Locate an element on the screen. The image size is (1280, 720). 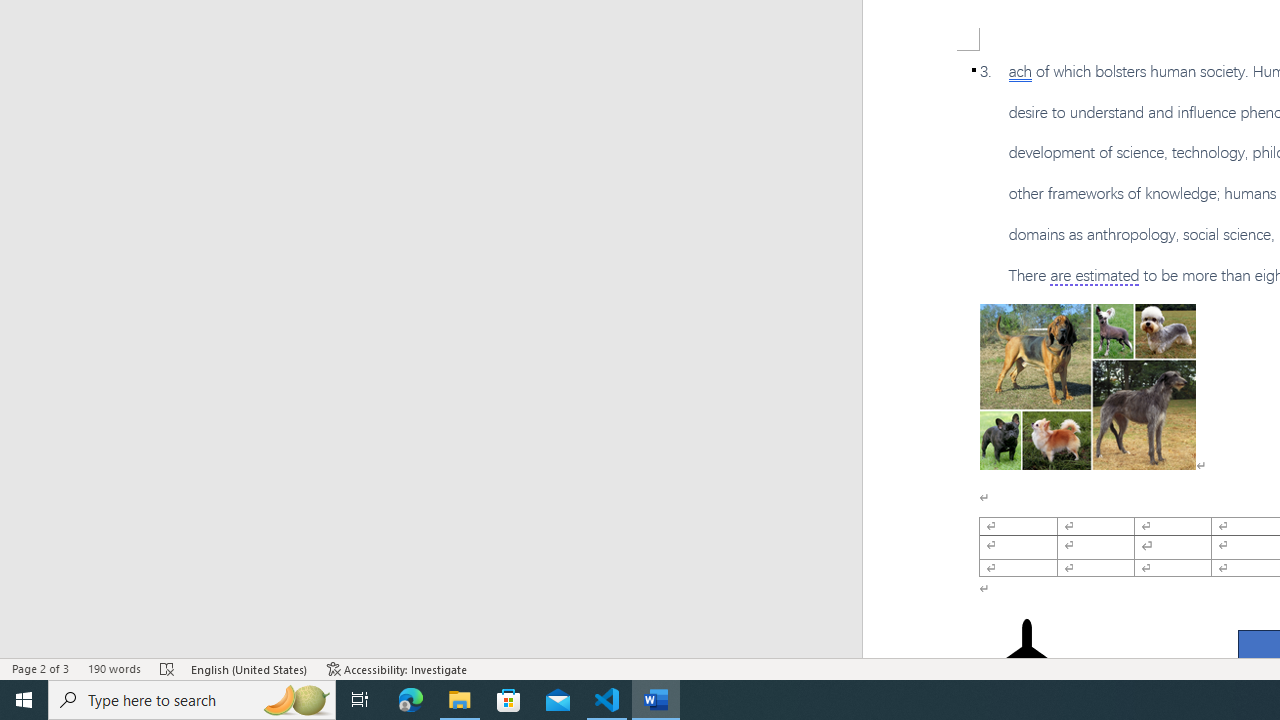
'Airplane with solid fill' is located at coordinates (1027, 658).